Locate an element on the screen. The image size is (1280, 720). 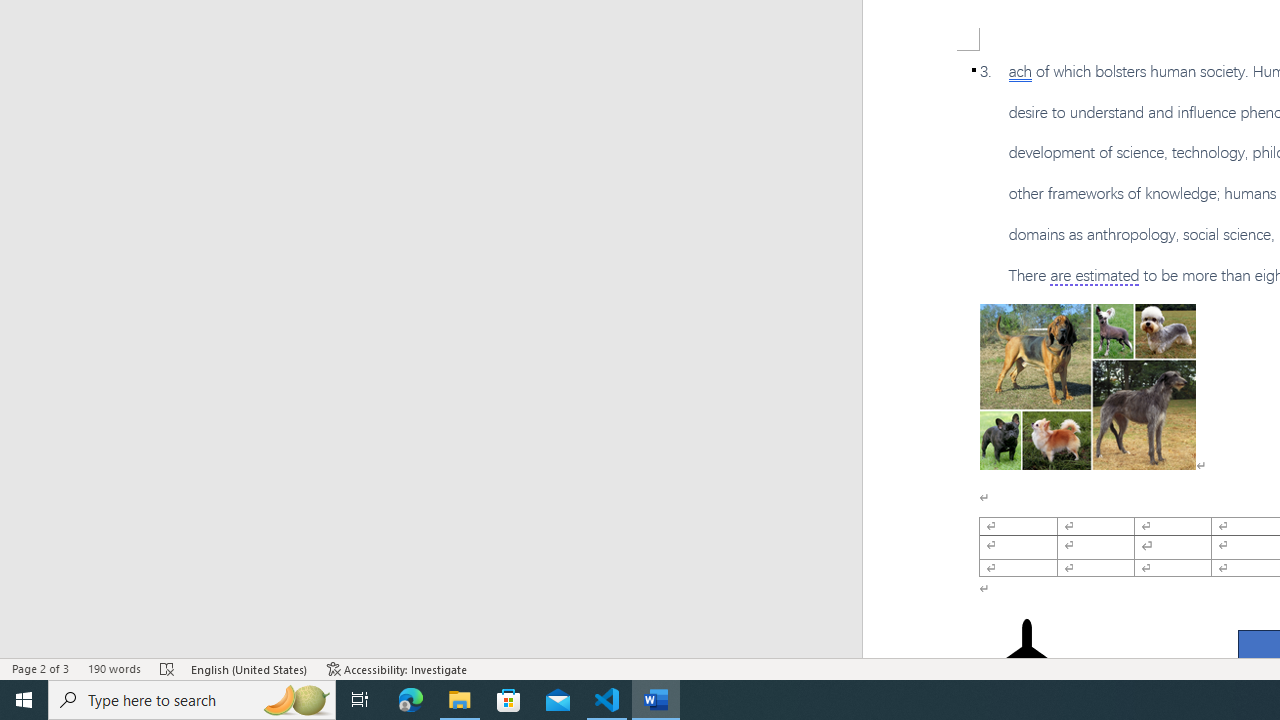
'Airplane with solid fill' is located at coordinates (1027, 658).